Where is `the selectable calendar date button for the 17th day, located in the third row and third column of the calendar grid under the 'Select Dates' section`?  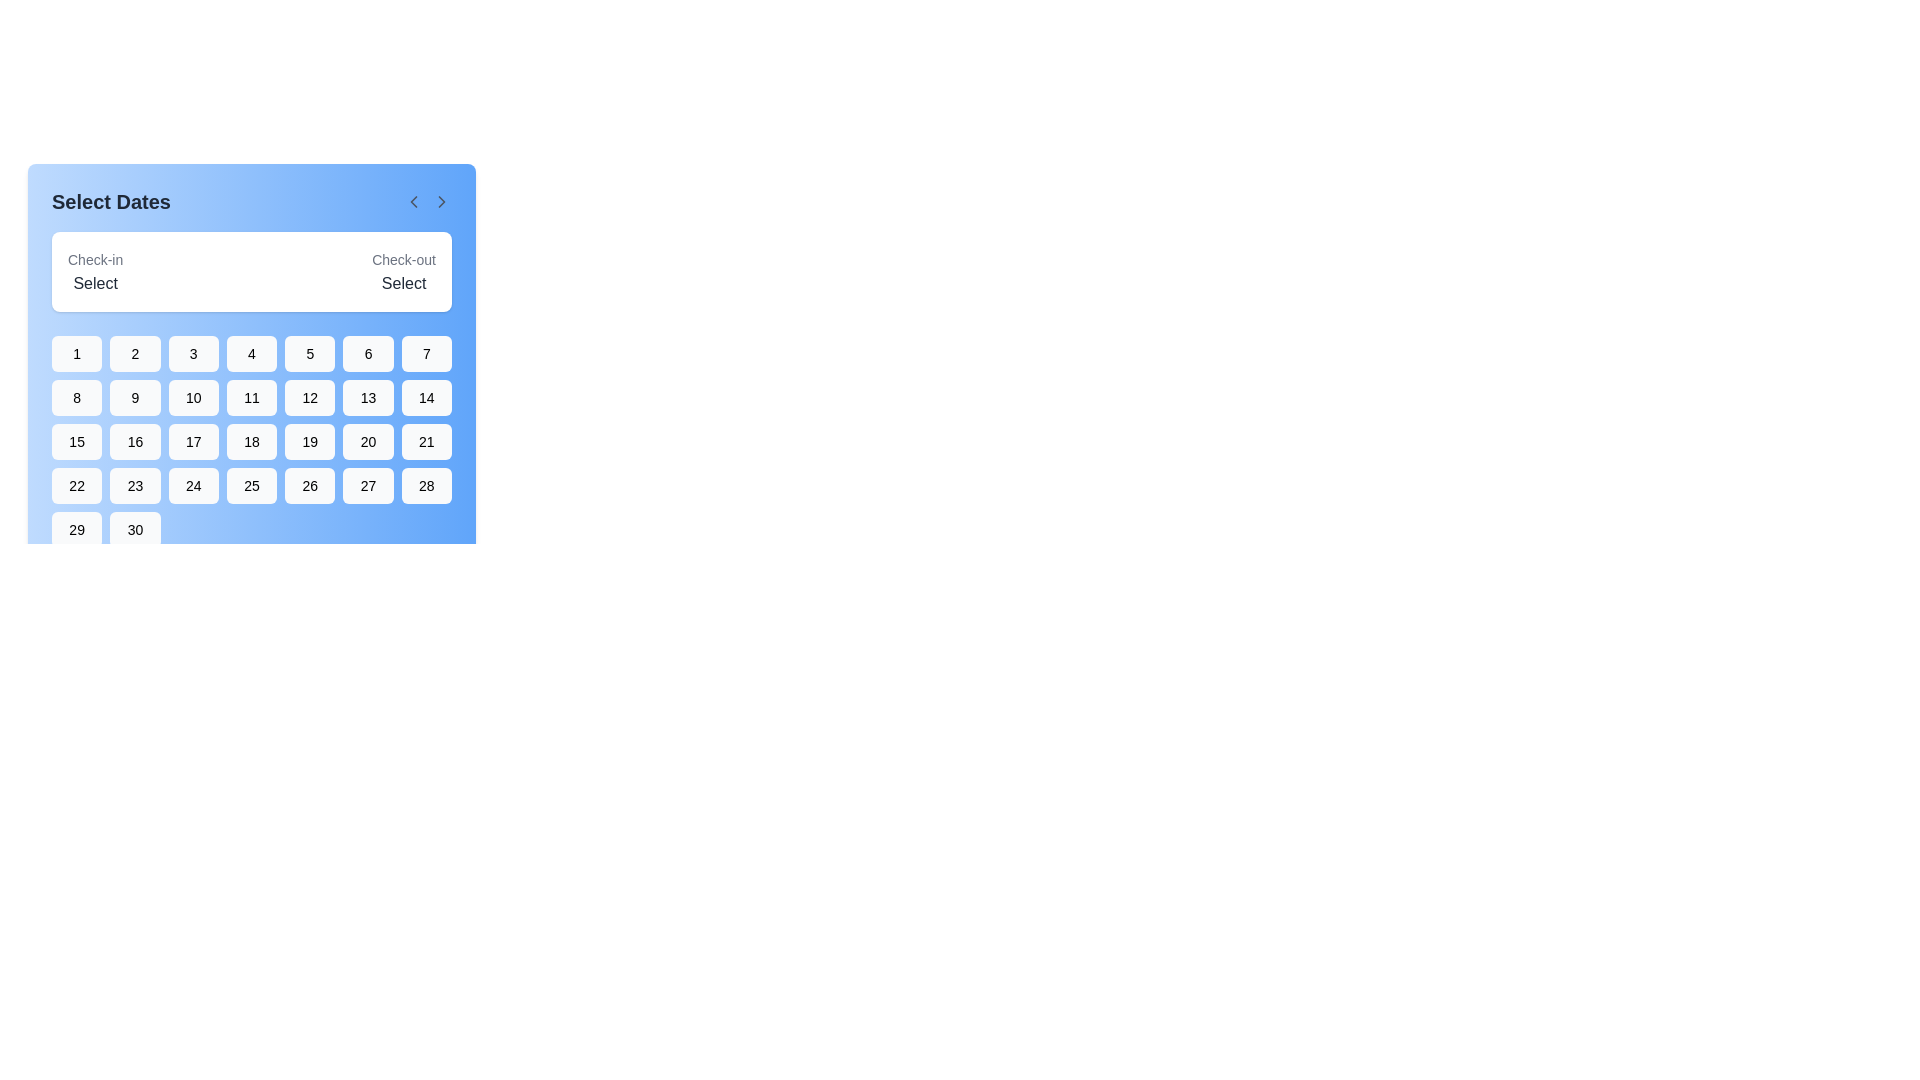 the selectable calendar date button for the 17th day, located in the third row and third column of the calendar grid under the 'Select Dates' section is located at coordinates (193, 441).